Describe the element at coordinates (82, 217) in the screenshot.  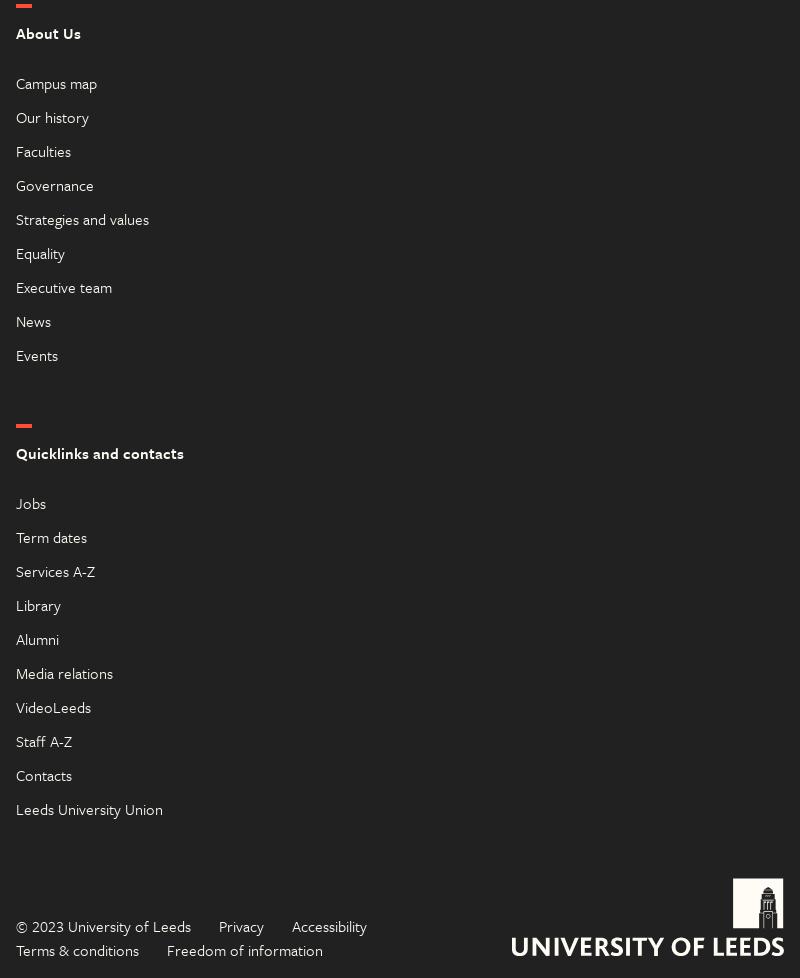
I see `'Strategies and values'` at that location.